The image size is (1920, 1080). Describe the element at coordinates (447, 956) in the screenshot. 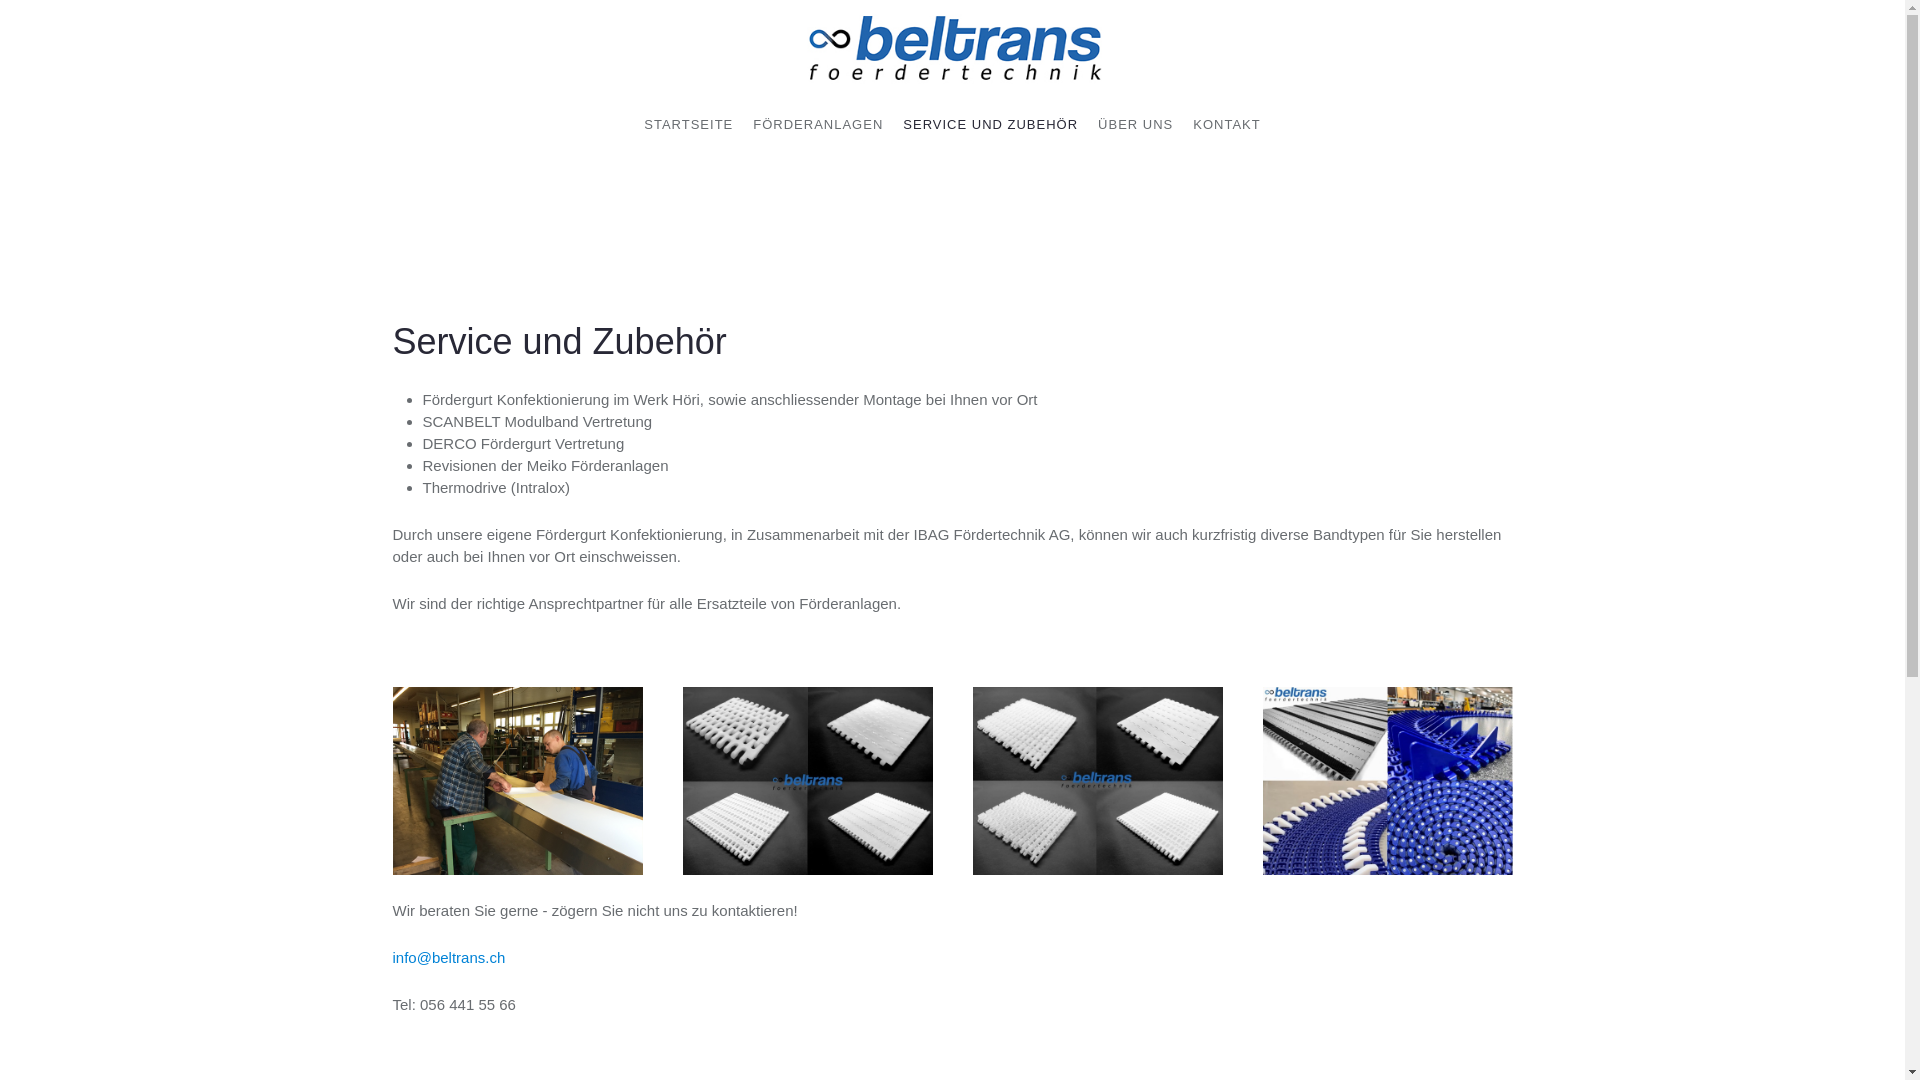

I see `'info@beltrans.ch'` at that location.